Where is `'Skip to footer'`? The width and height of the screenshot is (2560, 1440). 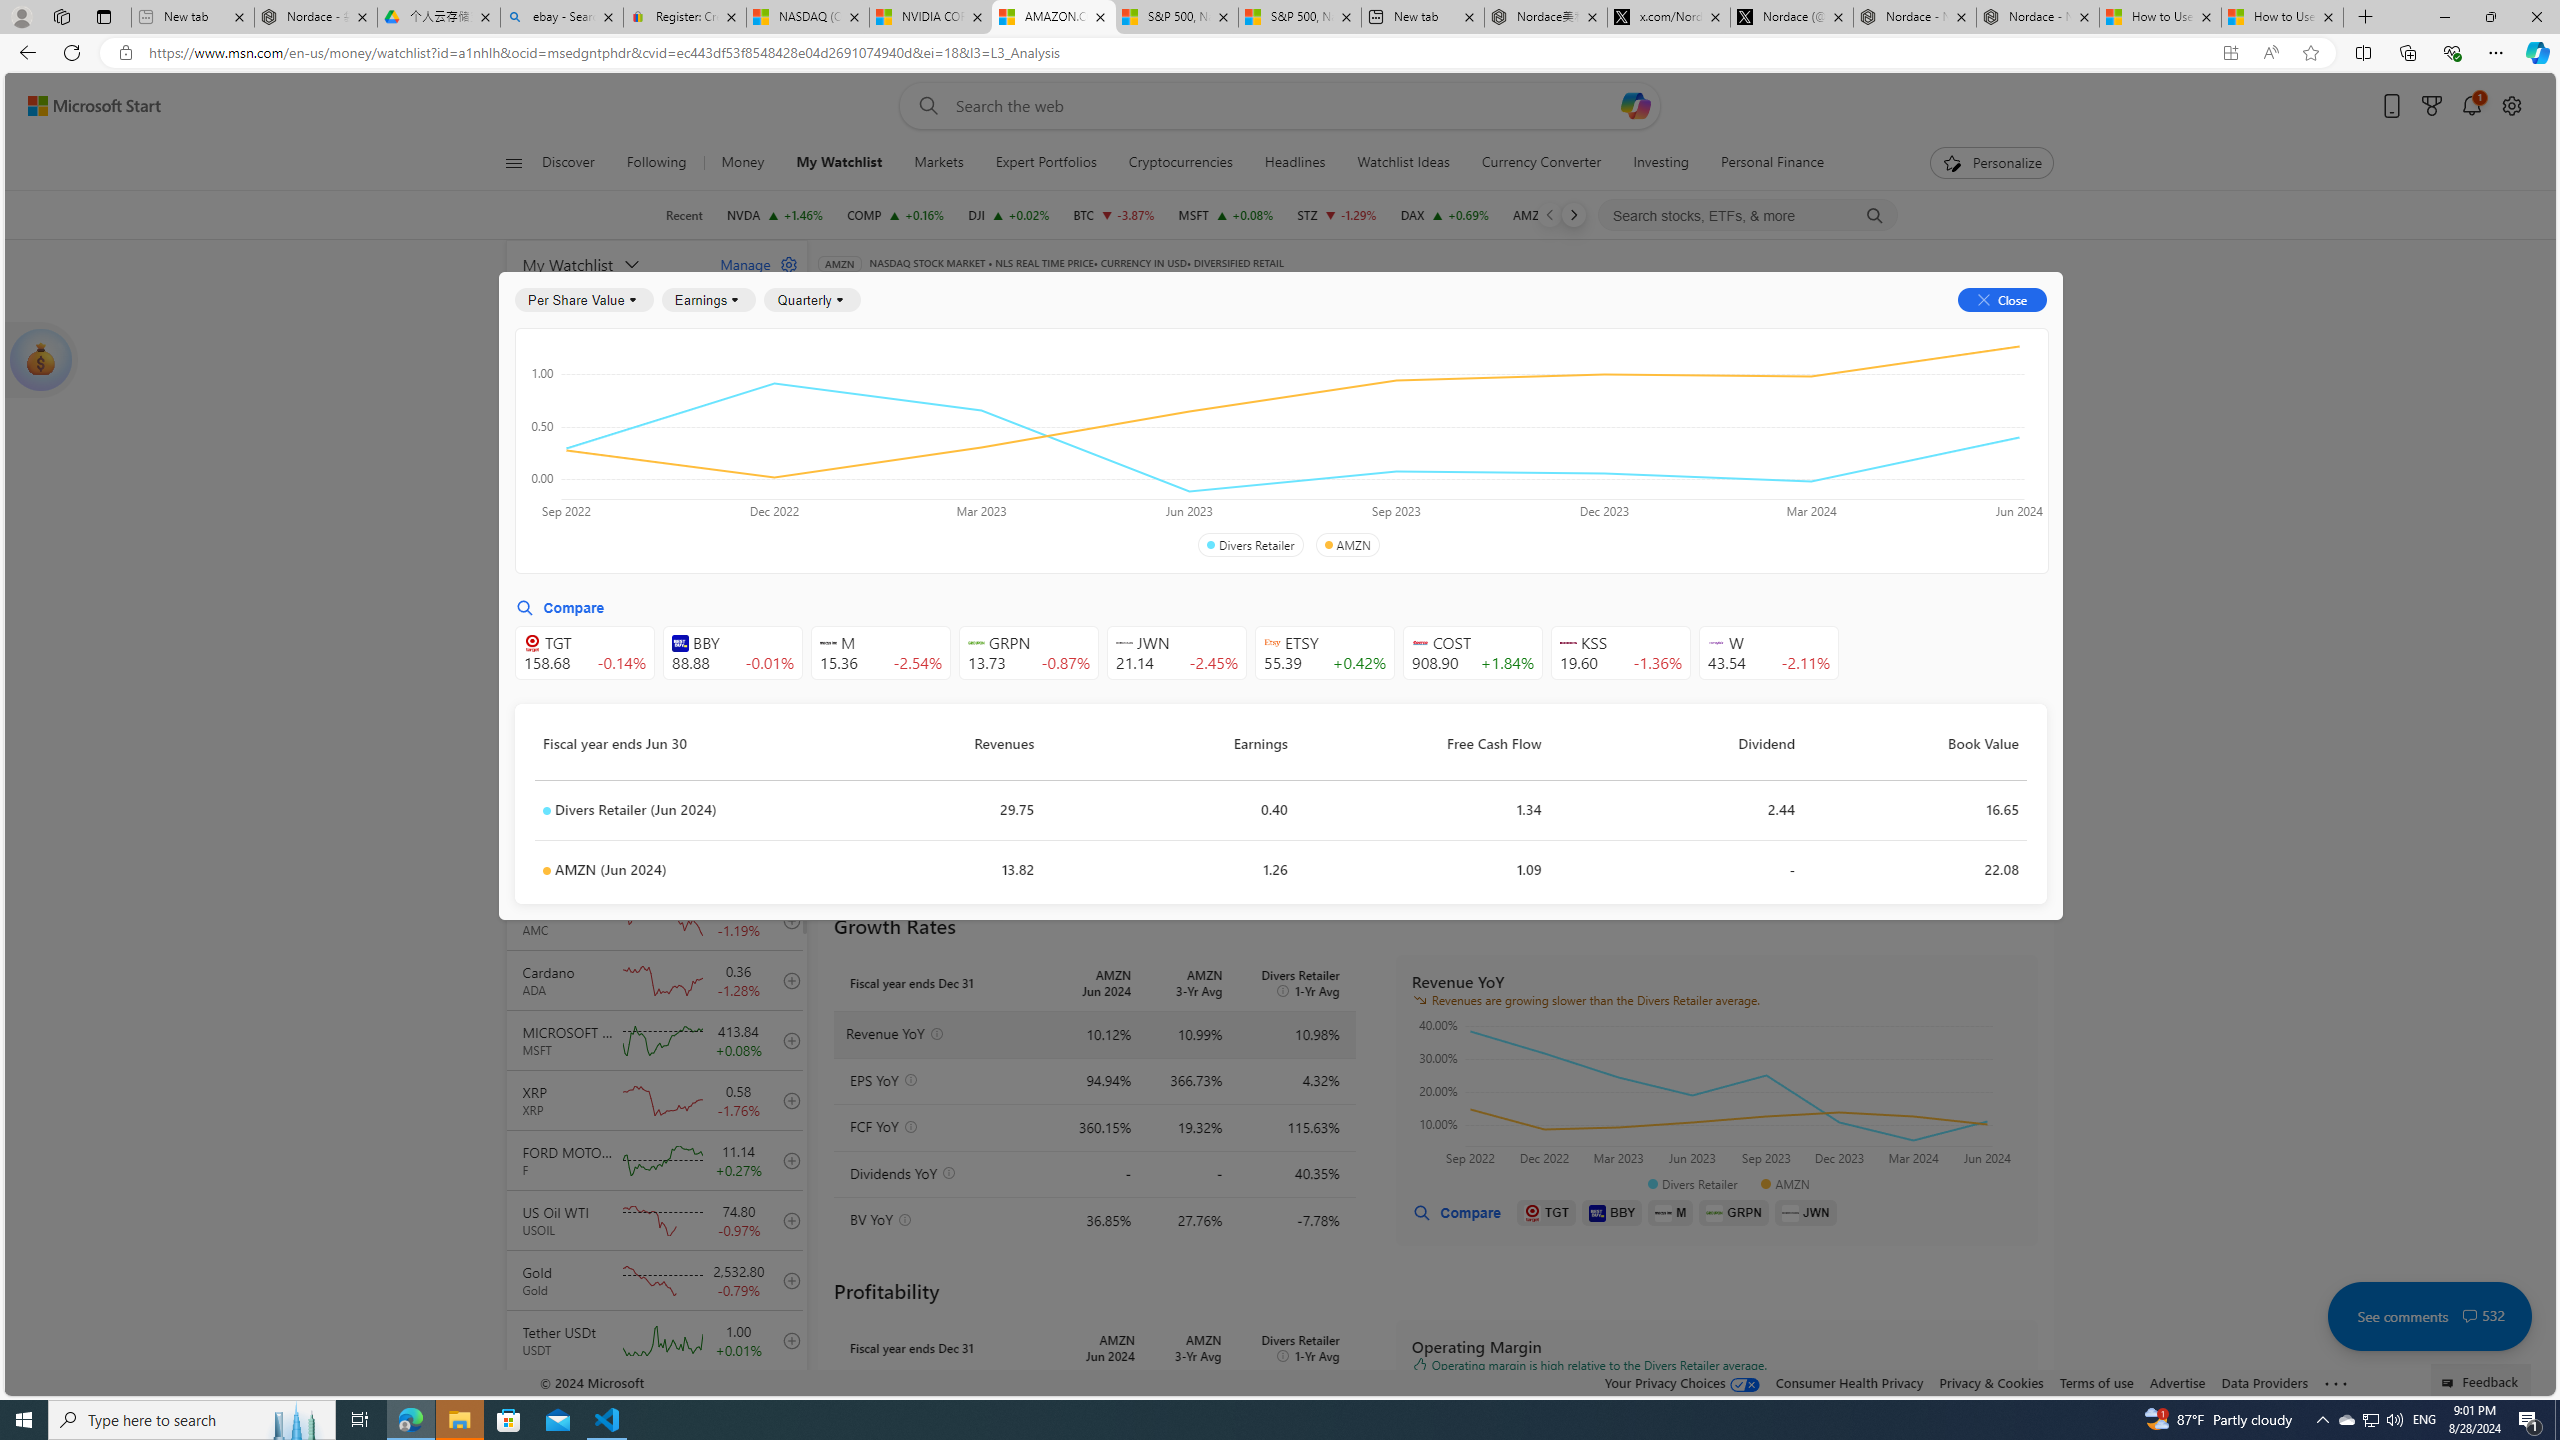 'Skip to footer' is located at coordinates (81, 104).